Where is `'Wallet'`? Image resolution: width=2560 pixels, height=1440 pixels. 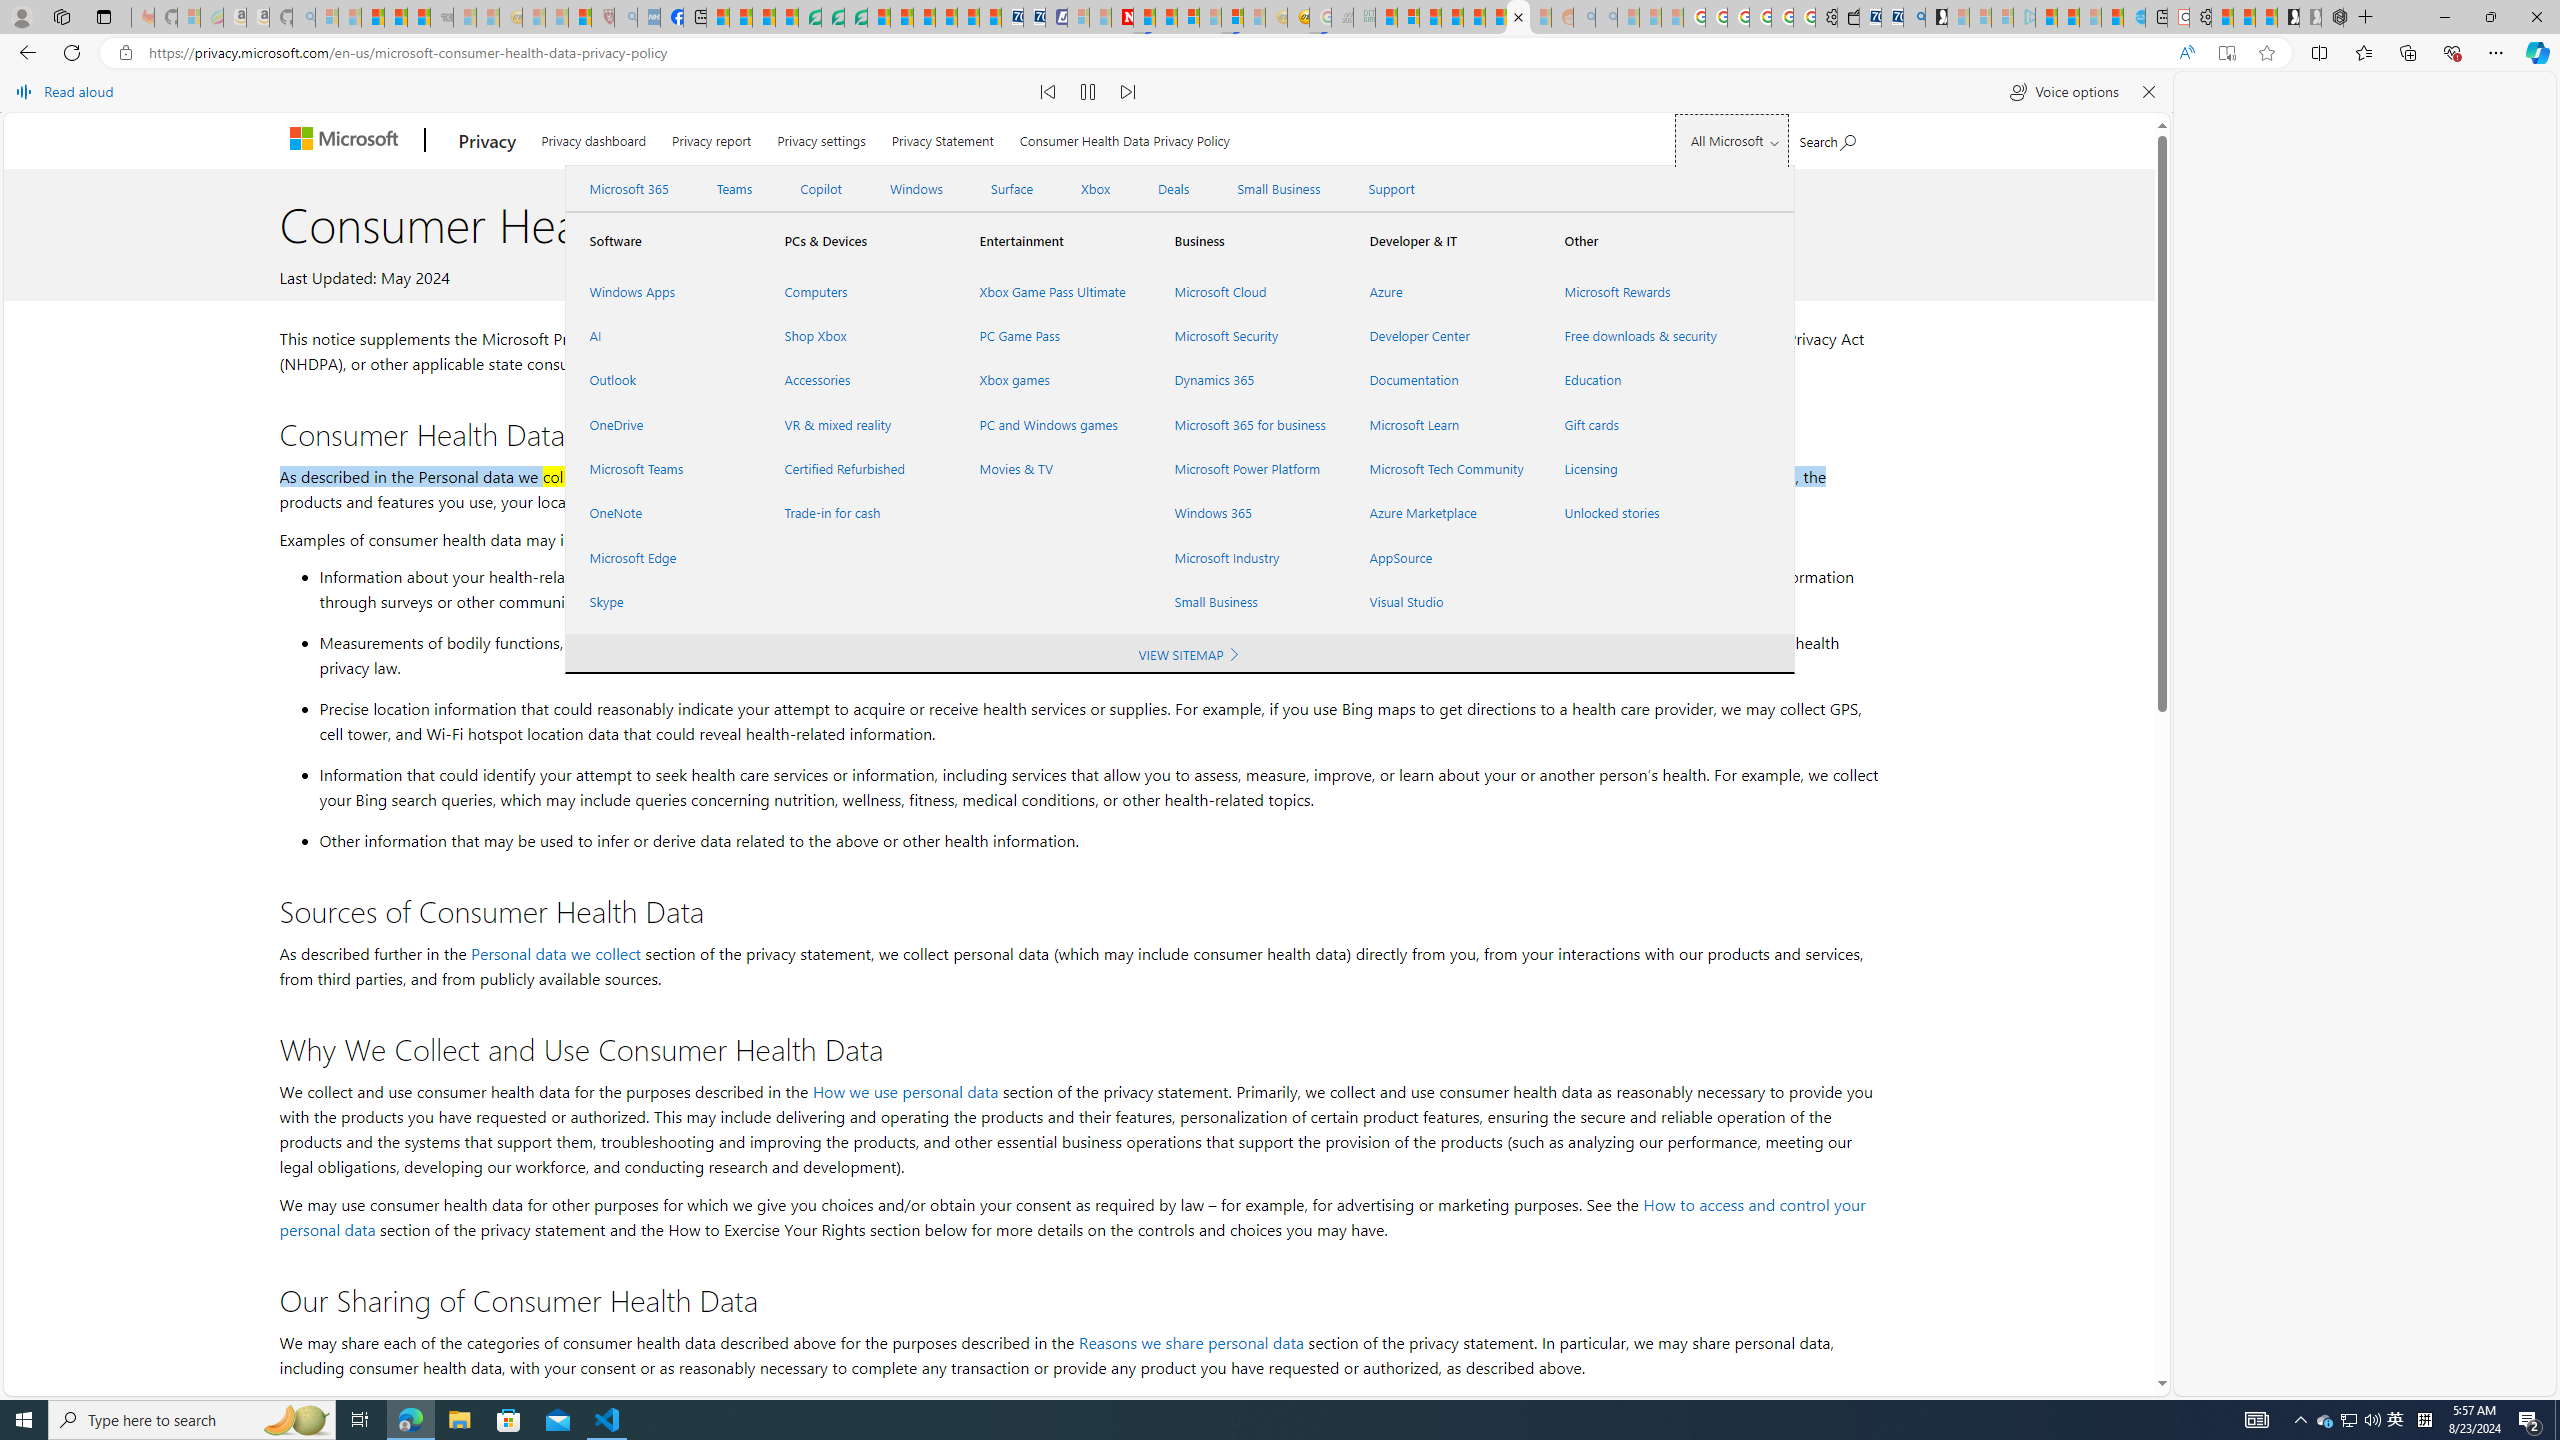
'Wallet' is located at coordinates (1847, 16).